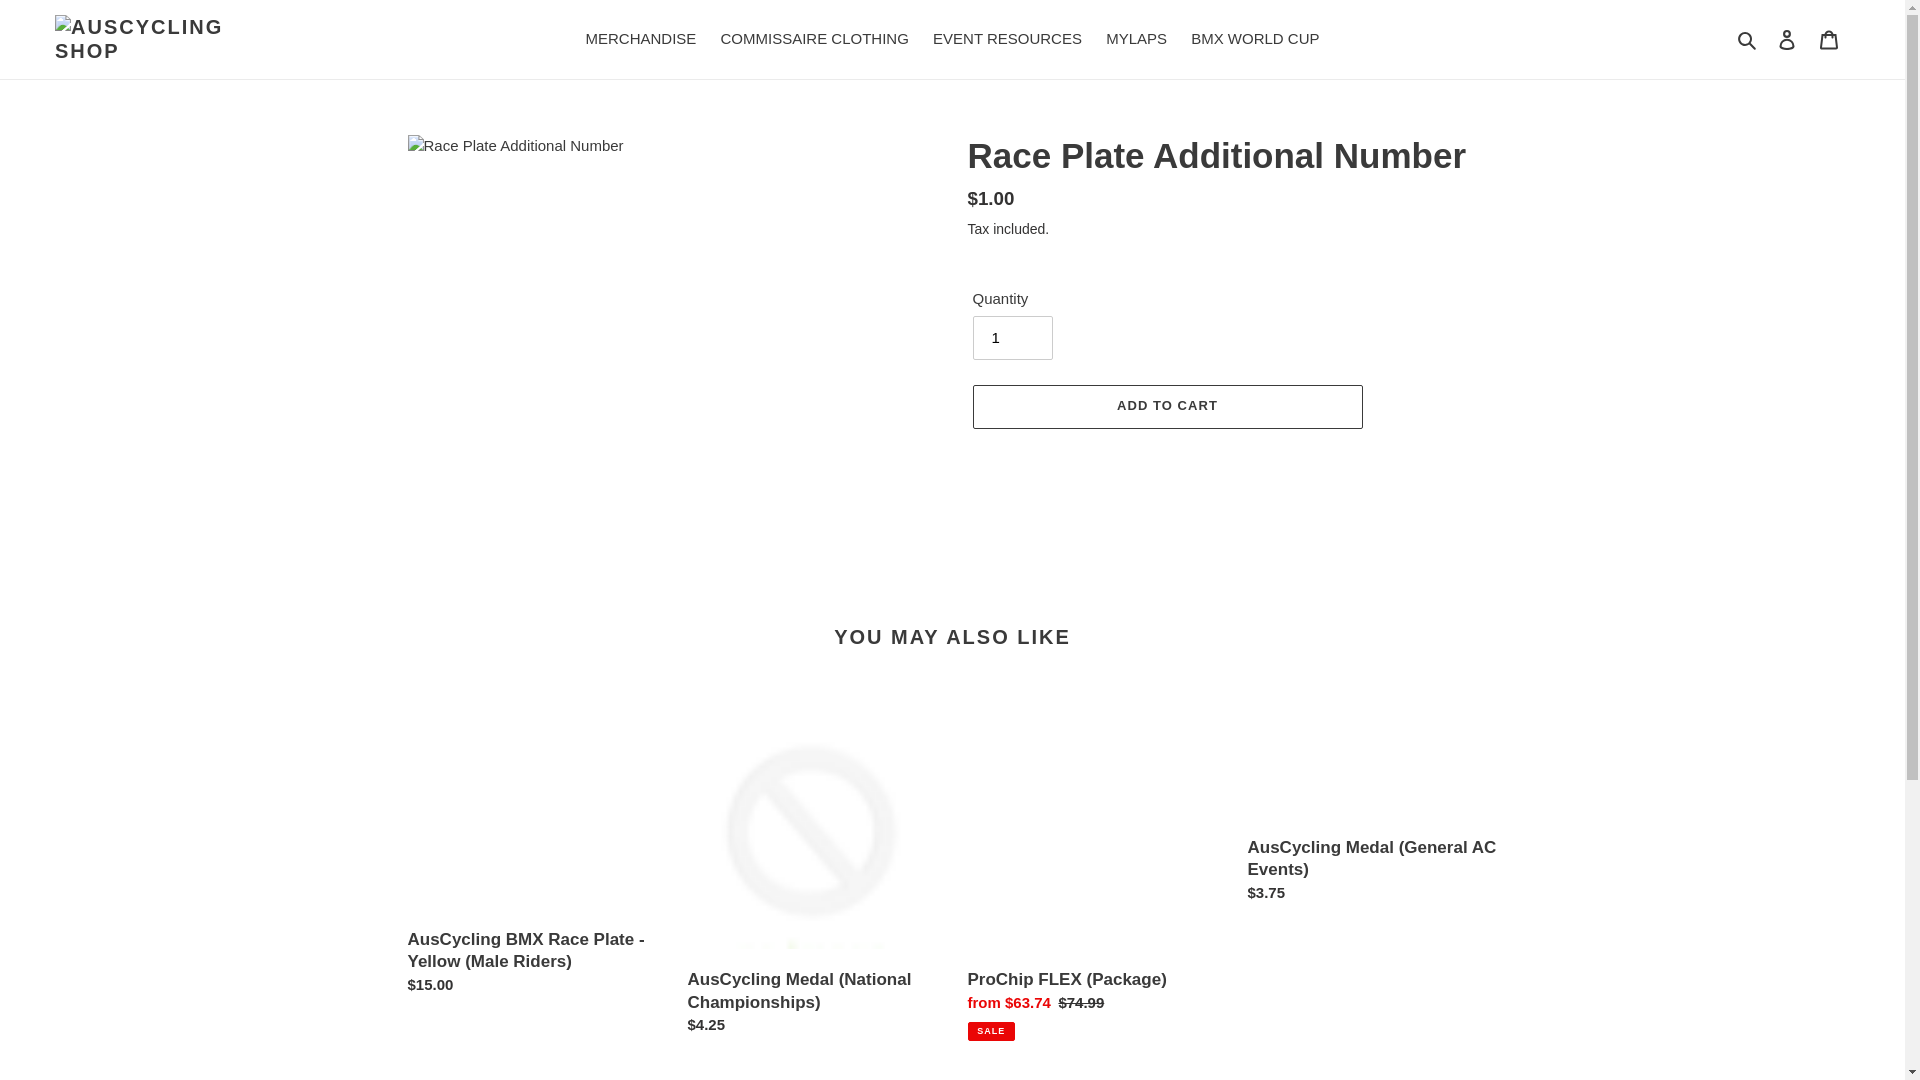 The height and width of the screenshot is (1080, 1920). Describe the element at coordinates (1253, 39) in the screenshot. I see `'BMX WORLD CUP'` at that location.